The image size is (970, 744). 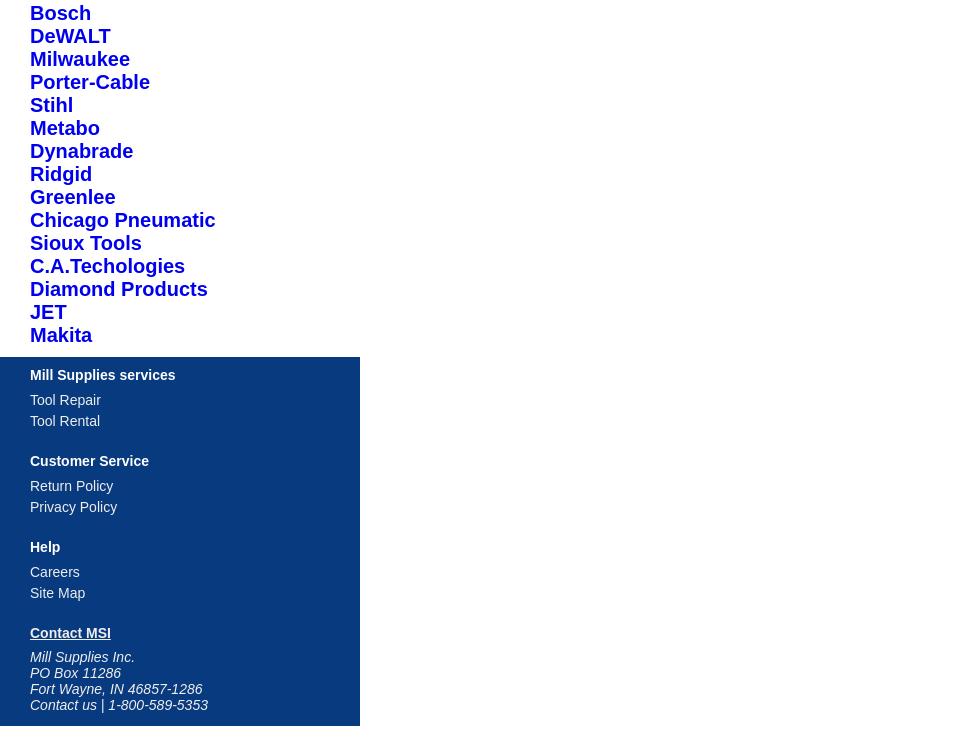 What do you see at coordinates (71, 197) in the screenshot?
I see `'Greenlee'` at bounding box center [71, 197].